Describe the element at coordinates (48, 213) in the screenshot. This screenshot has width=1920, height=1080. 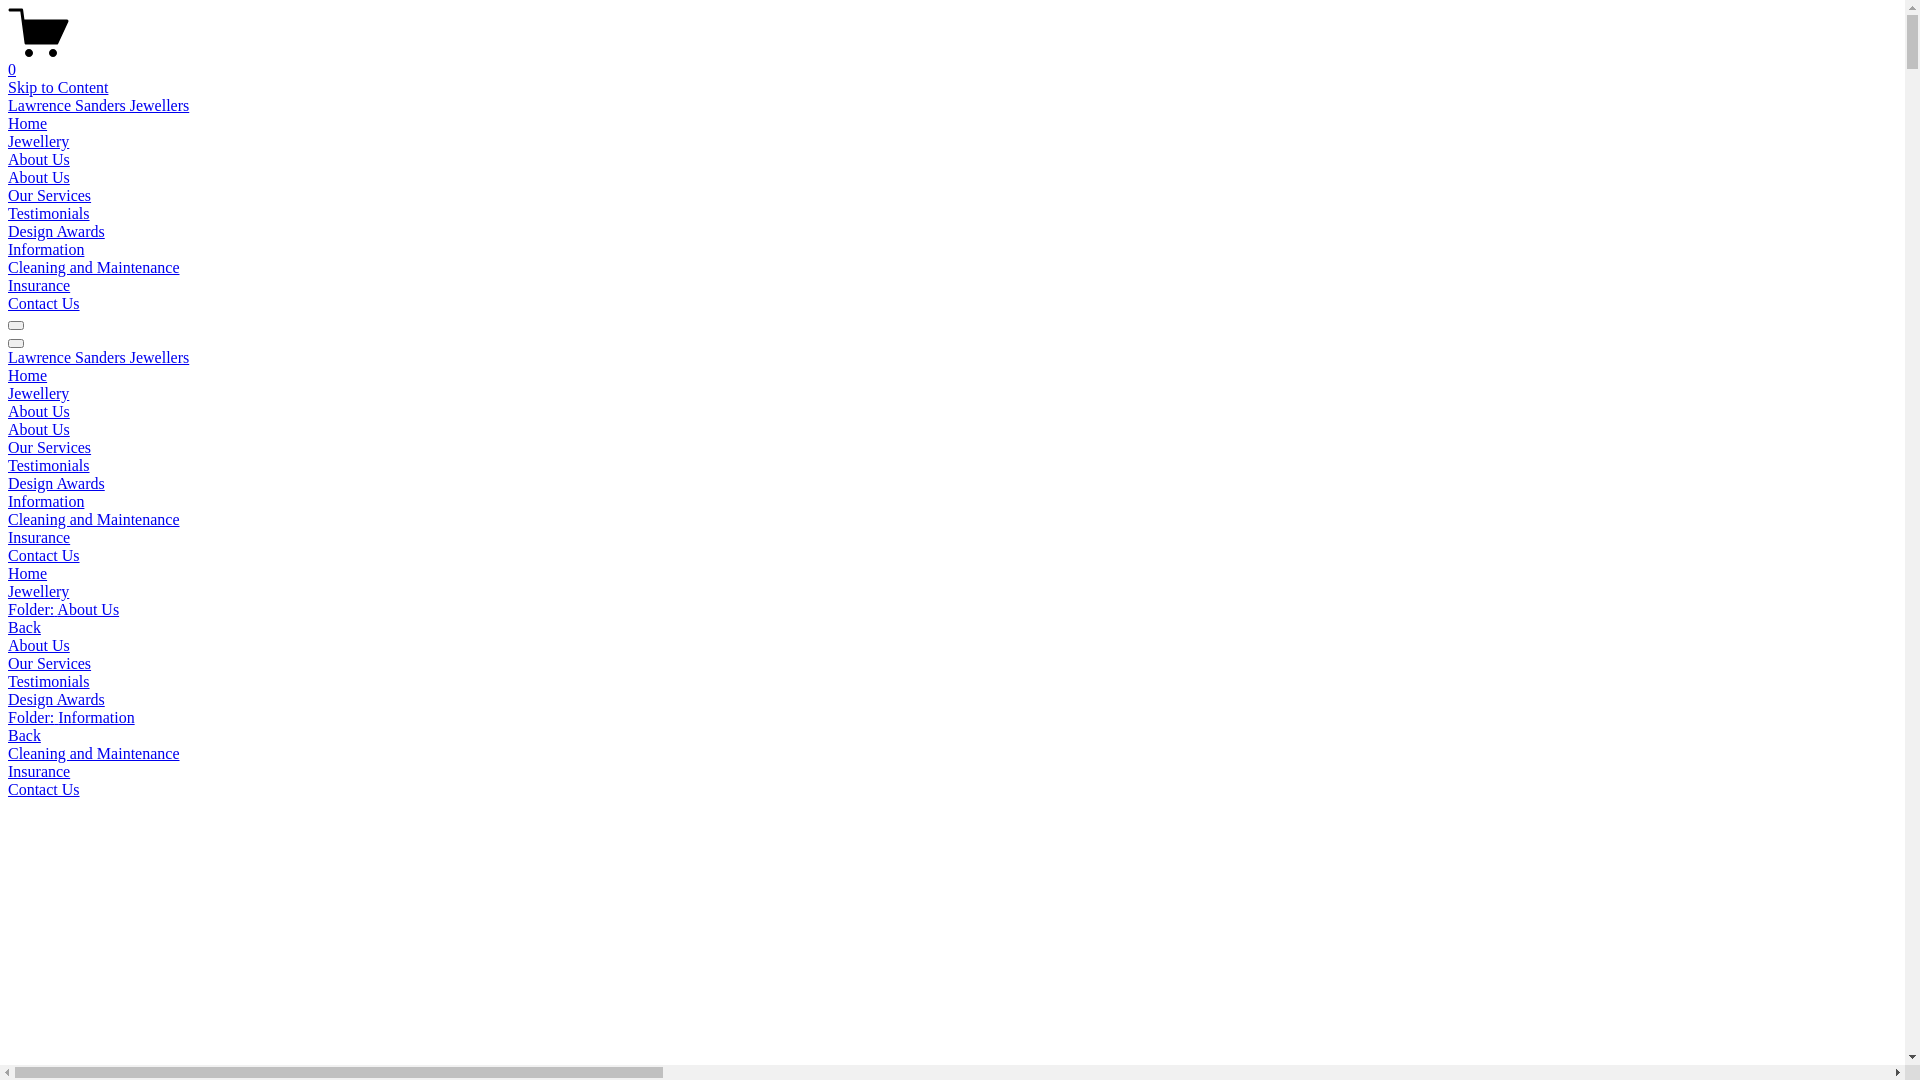
I see `'Testimonials'` at that location.